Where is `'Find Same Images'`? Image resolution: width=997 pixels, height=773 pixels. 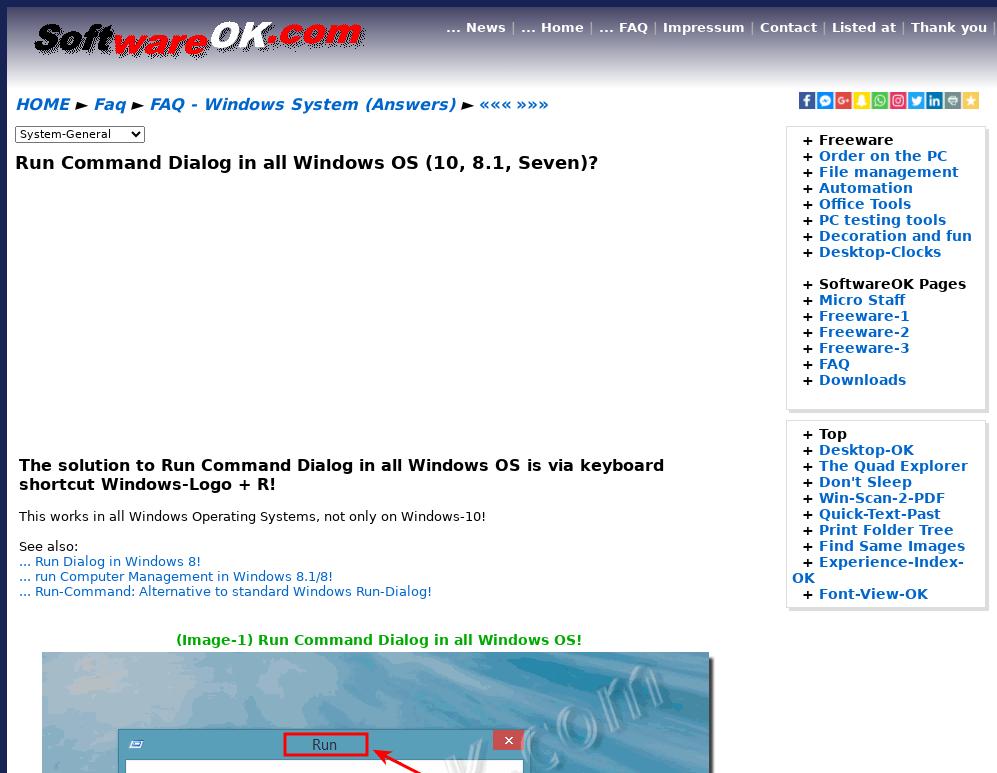 'Find Same Images' is located at coordinates (819, 543).